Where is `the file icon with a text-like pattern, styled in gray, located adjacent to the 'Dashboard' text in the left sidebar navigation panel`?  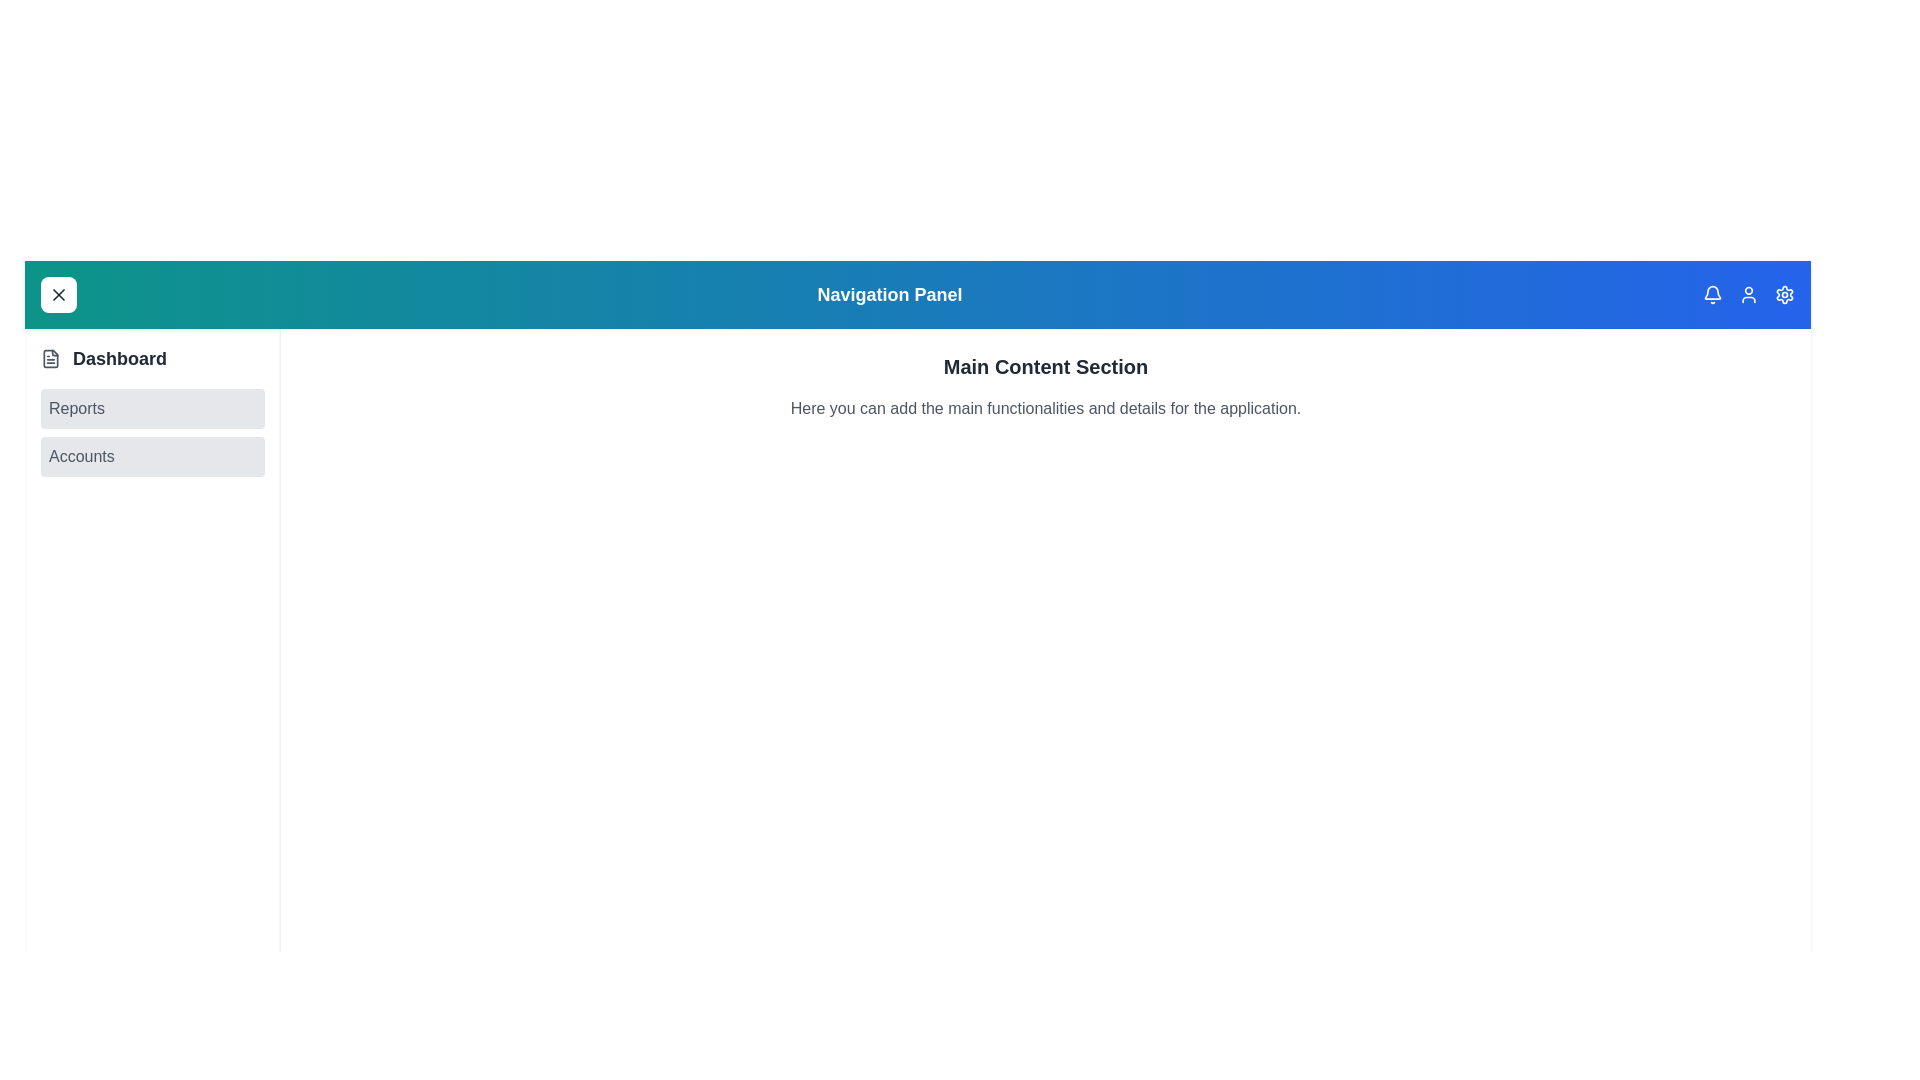 the file icon with a text-like pattern, styled in gray, located adjacent to the 'Dashboard' text in the left sidebar navigation panel is located at coordinates (51, 357).